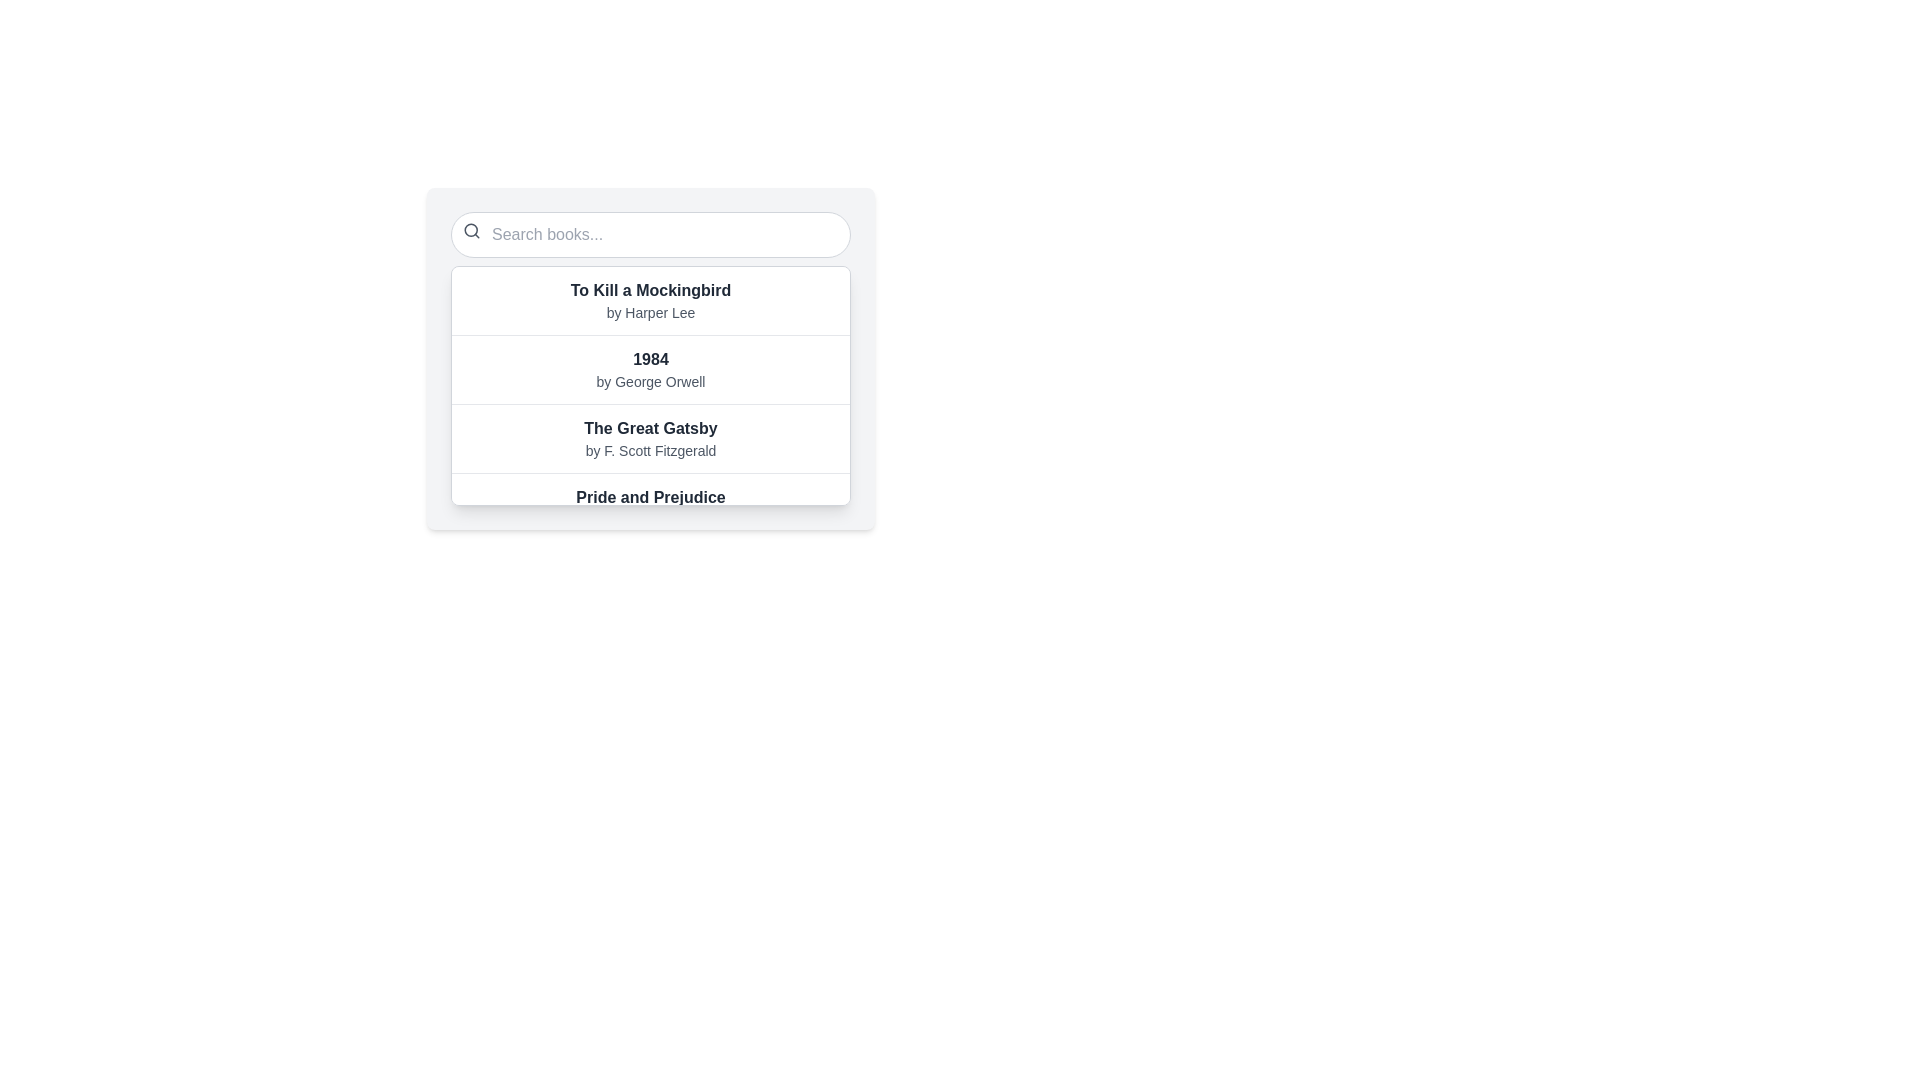 Image resolution: width=1920 pixels, height=1080 pixels. I want to click on the text label reading 'Pride and Prejudice', which is the primary label of the fourth list item in a vertical list of items, so click(651, 496).